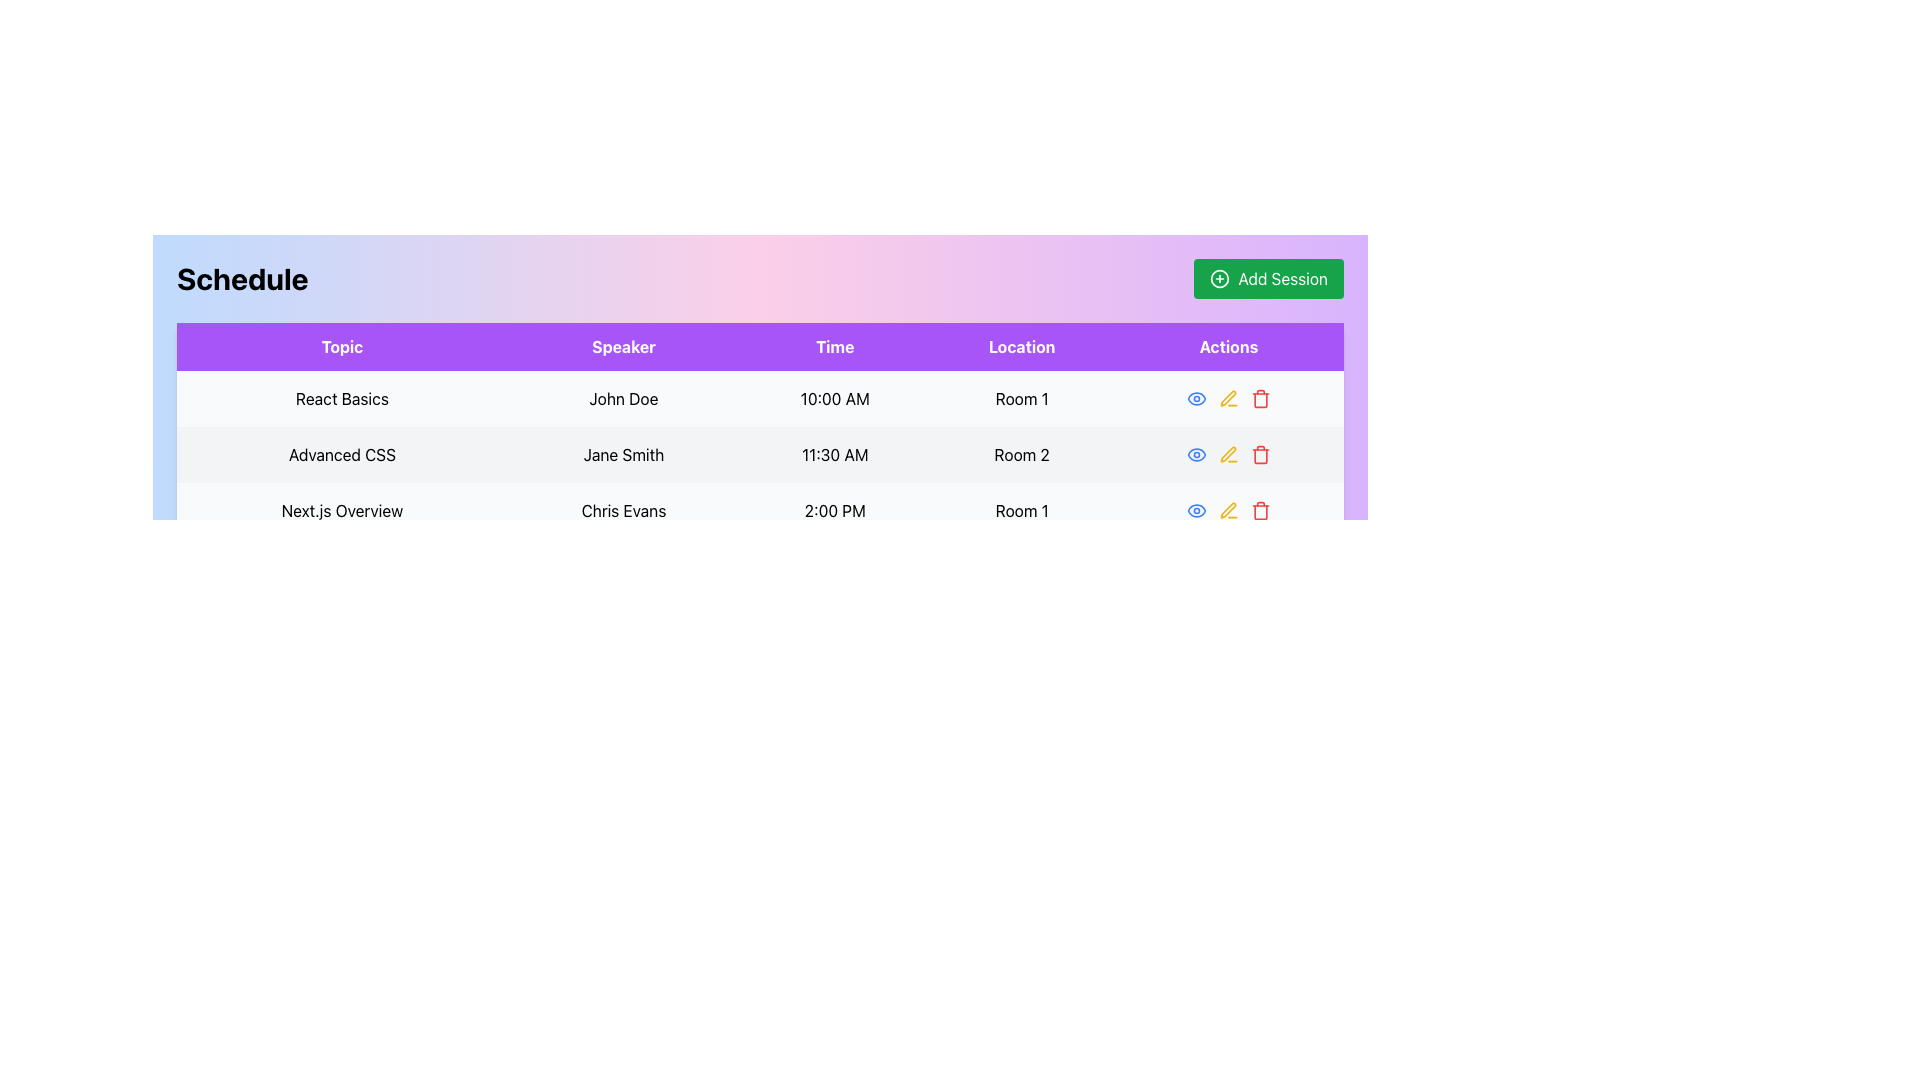 Image resolution: width=1920 pixels, height=1080 pixels. Describe the element at coordinates (1258, 398) in the screenshot. I see `the trash bin icon in the 'Actions' column` at that location.